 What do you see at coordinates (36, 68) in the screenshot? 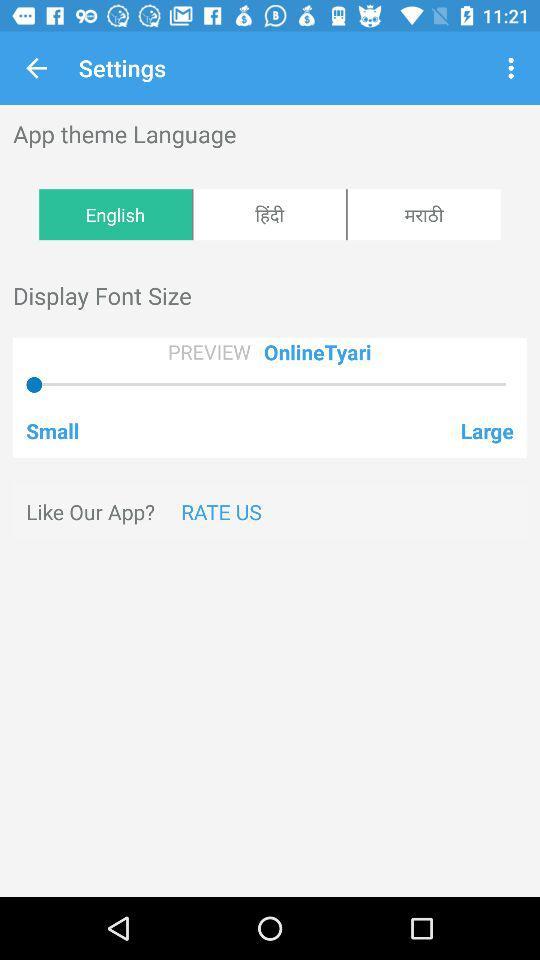
I see `the icon next to settings app` at bounding box center [36, 68].